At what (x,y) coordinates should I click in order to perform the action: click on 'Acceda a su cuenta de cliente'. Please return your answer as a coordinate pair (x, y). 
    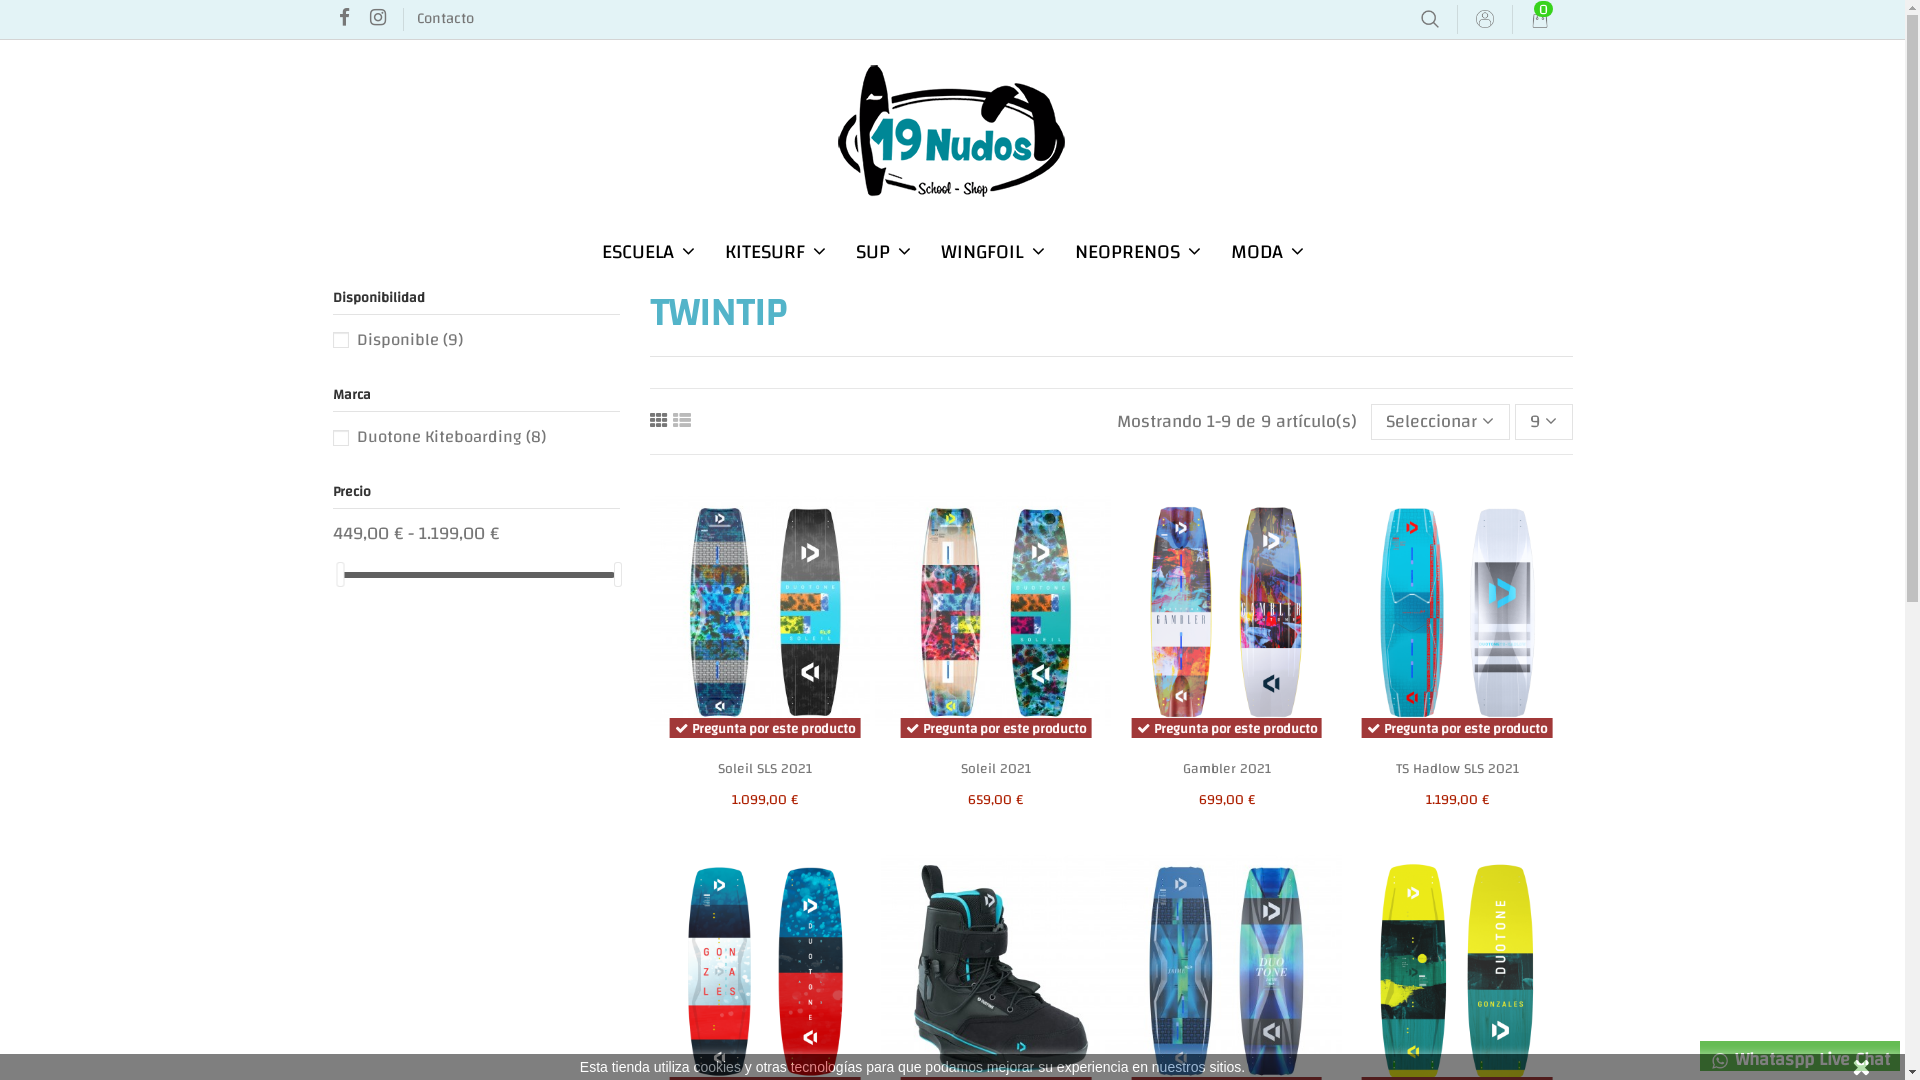
    Looking at the image, I should click on (1484, 19).